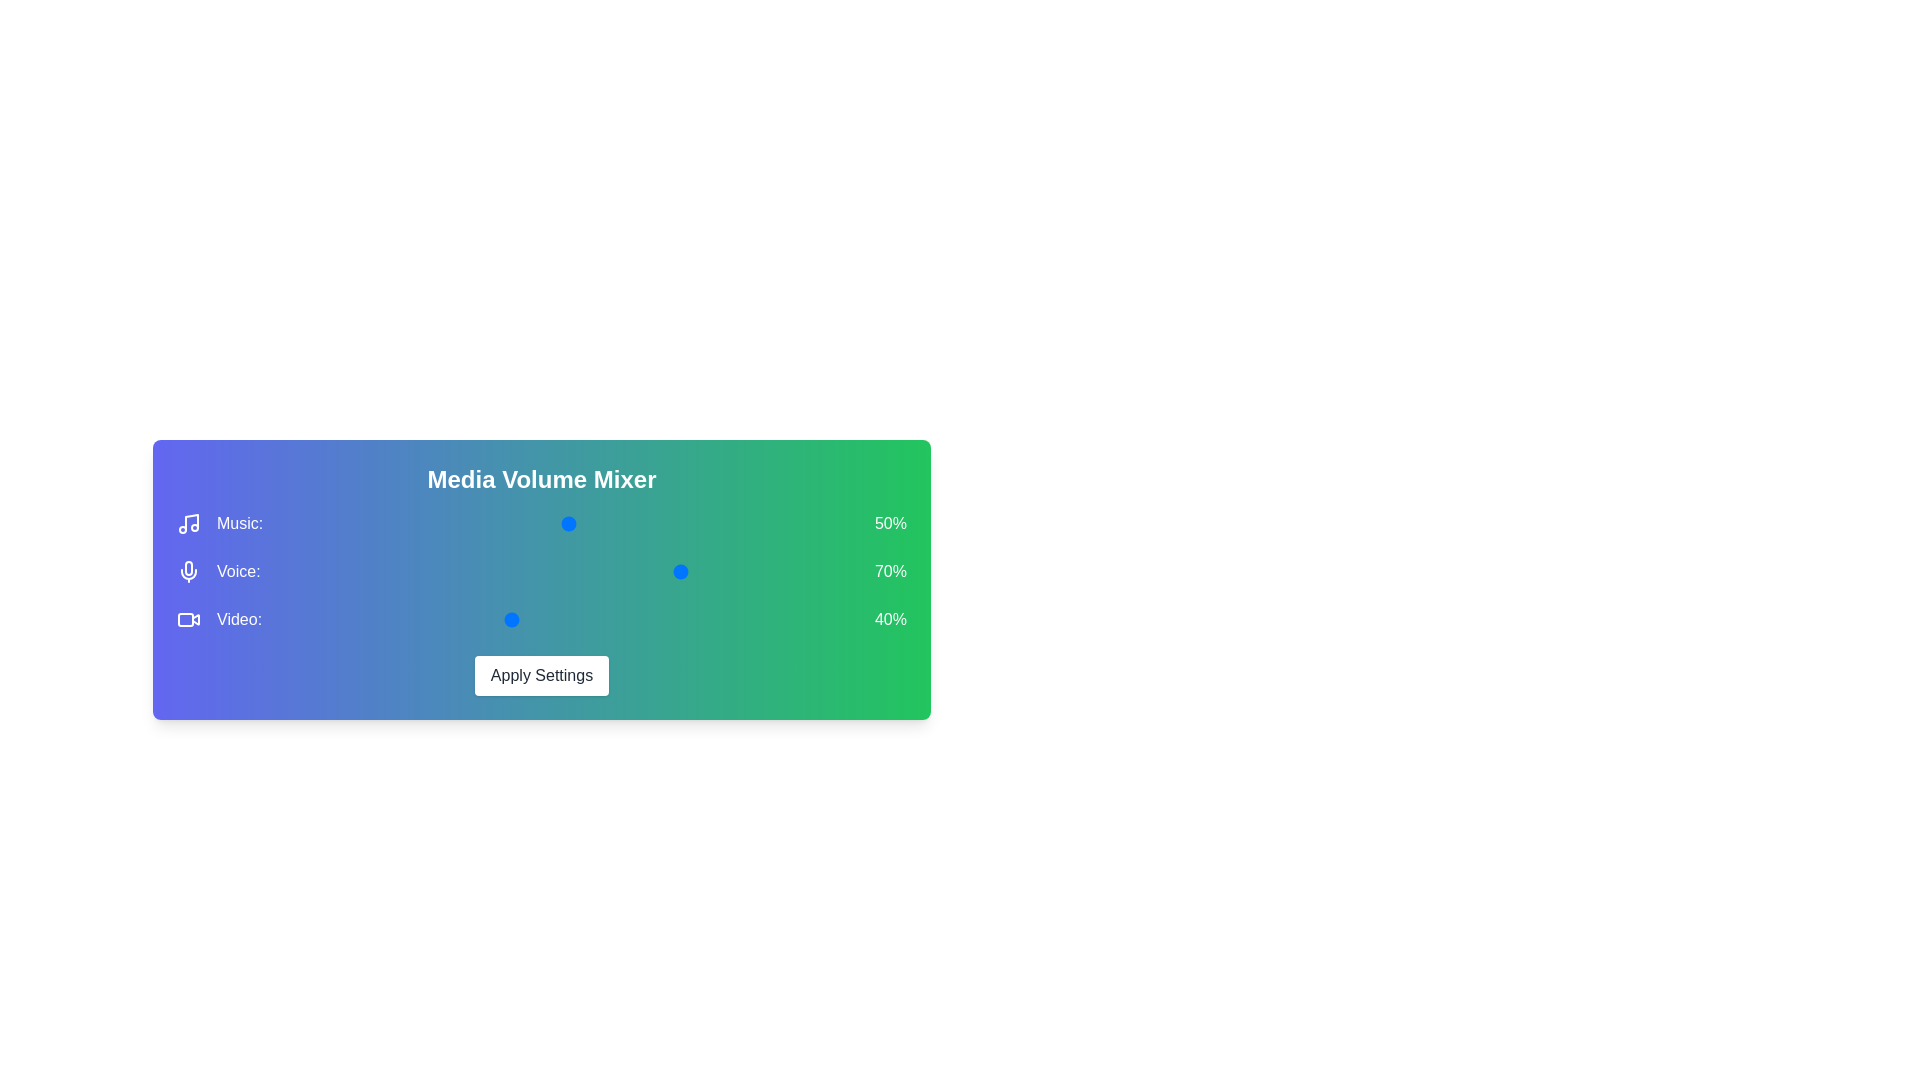 The width and height of the screenshot is (1920, 1080). Describe the element at coordinates (607, 571) in the screenshot. I see `the 1 volume to 14% by moving the corresponding slider` at that location.